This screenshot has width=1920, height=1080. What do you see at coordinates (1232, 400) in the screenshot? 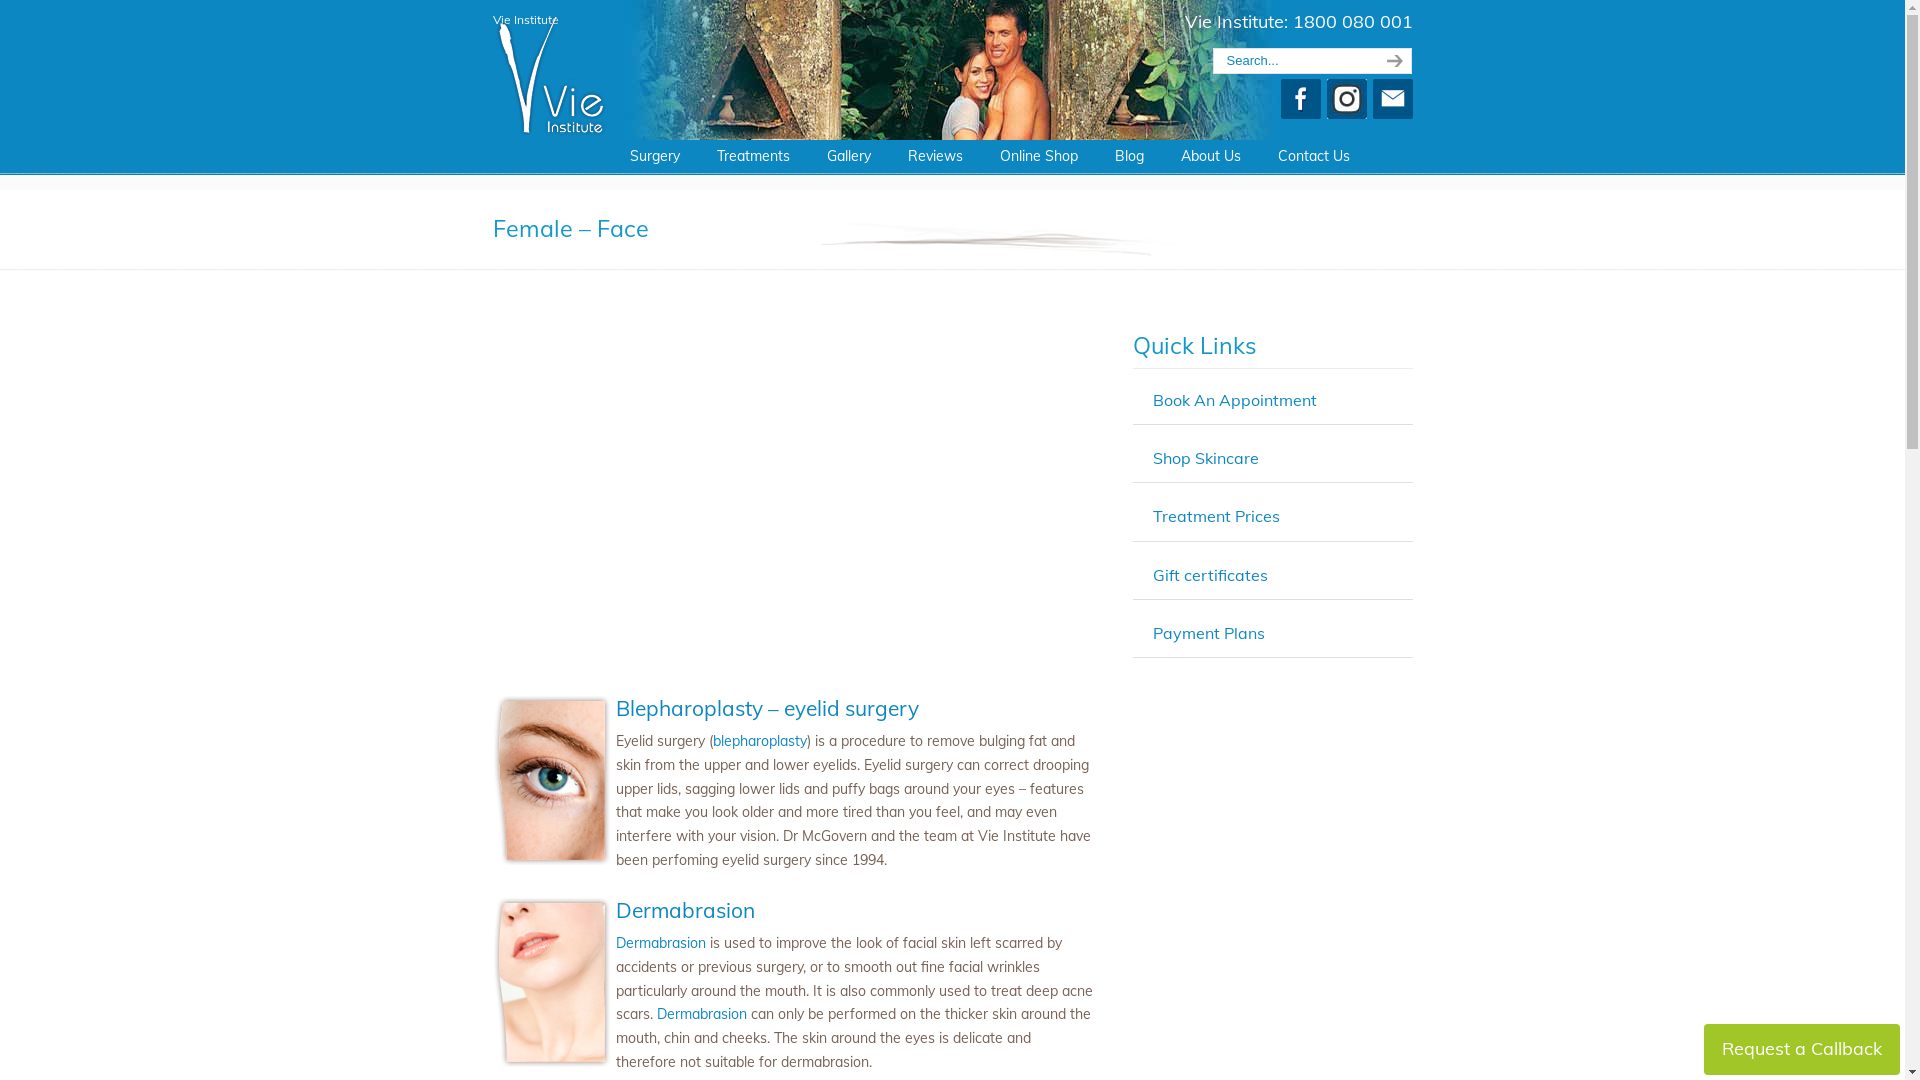
I see `'Book An Appointment'` at bounding box center [1232, 400].